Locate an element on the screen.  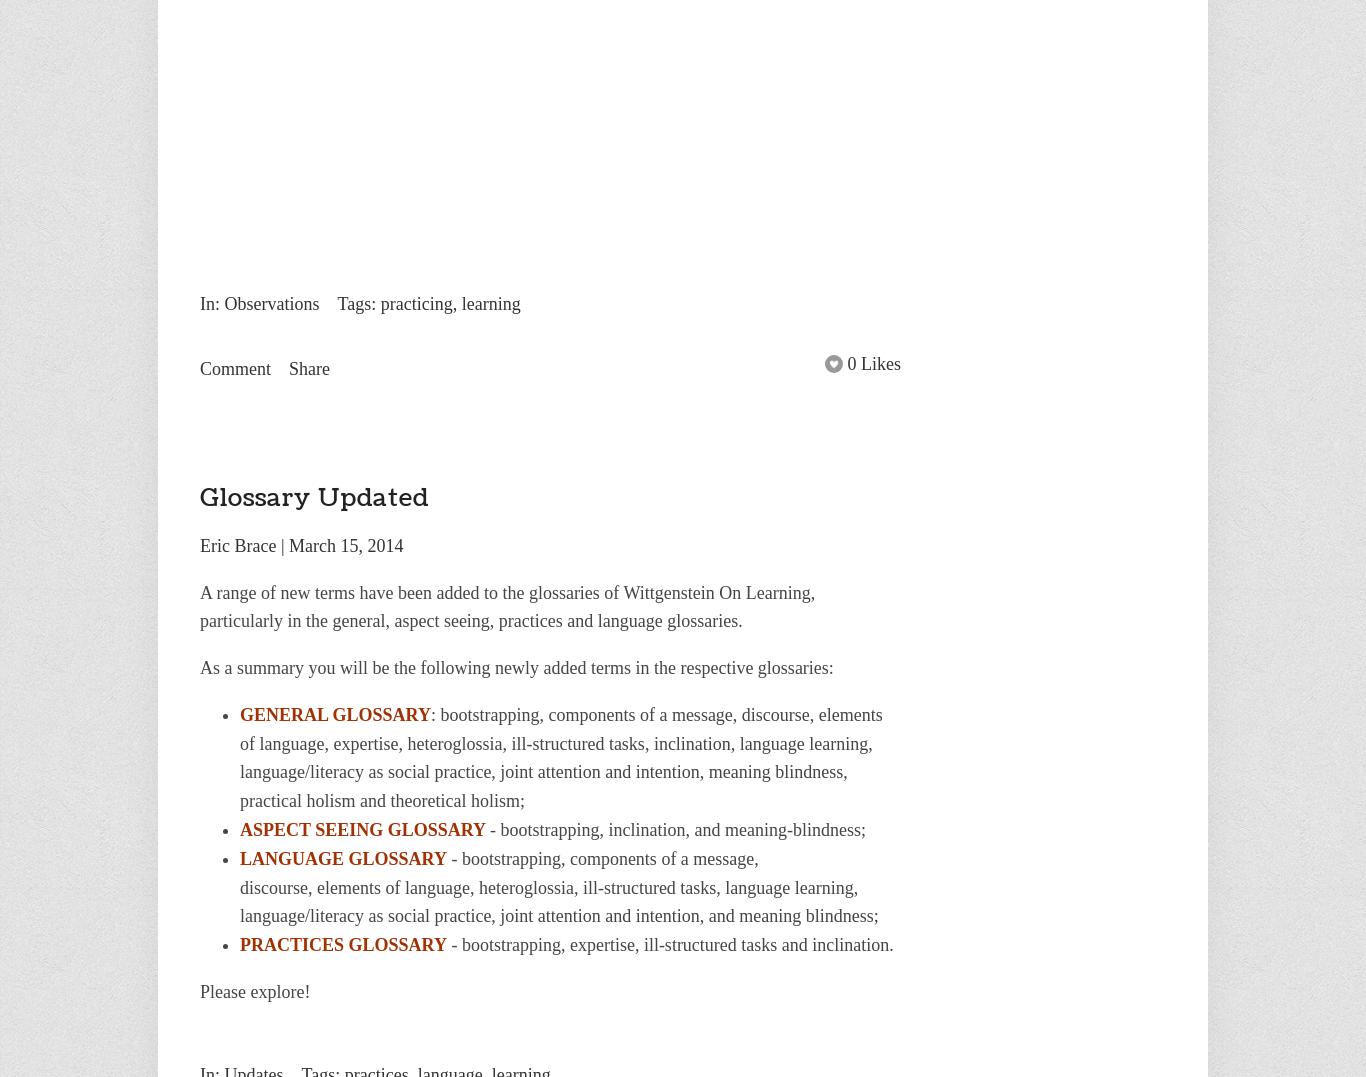
'March 15, 2014' is located at coordinates (289, 544).